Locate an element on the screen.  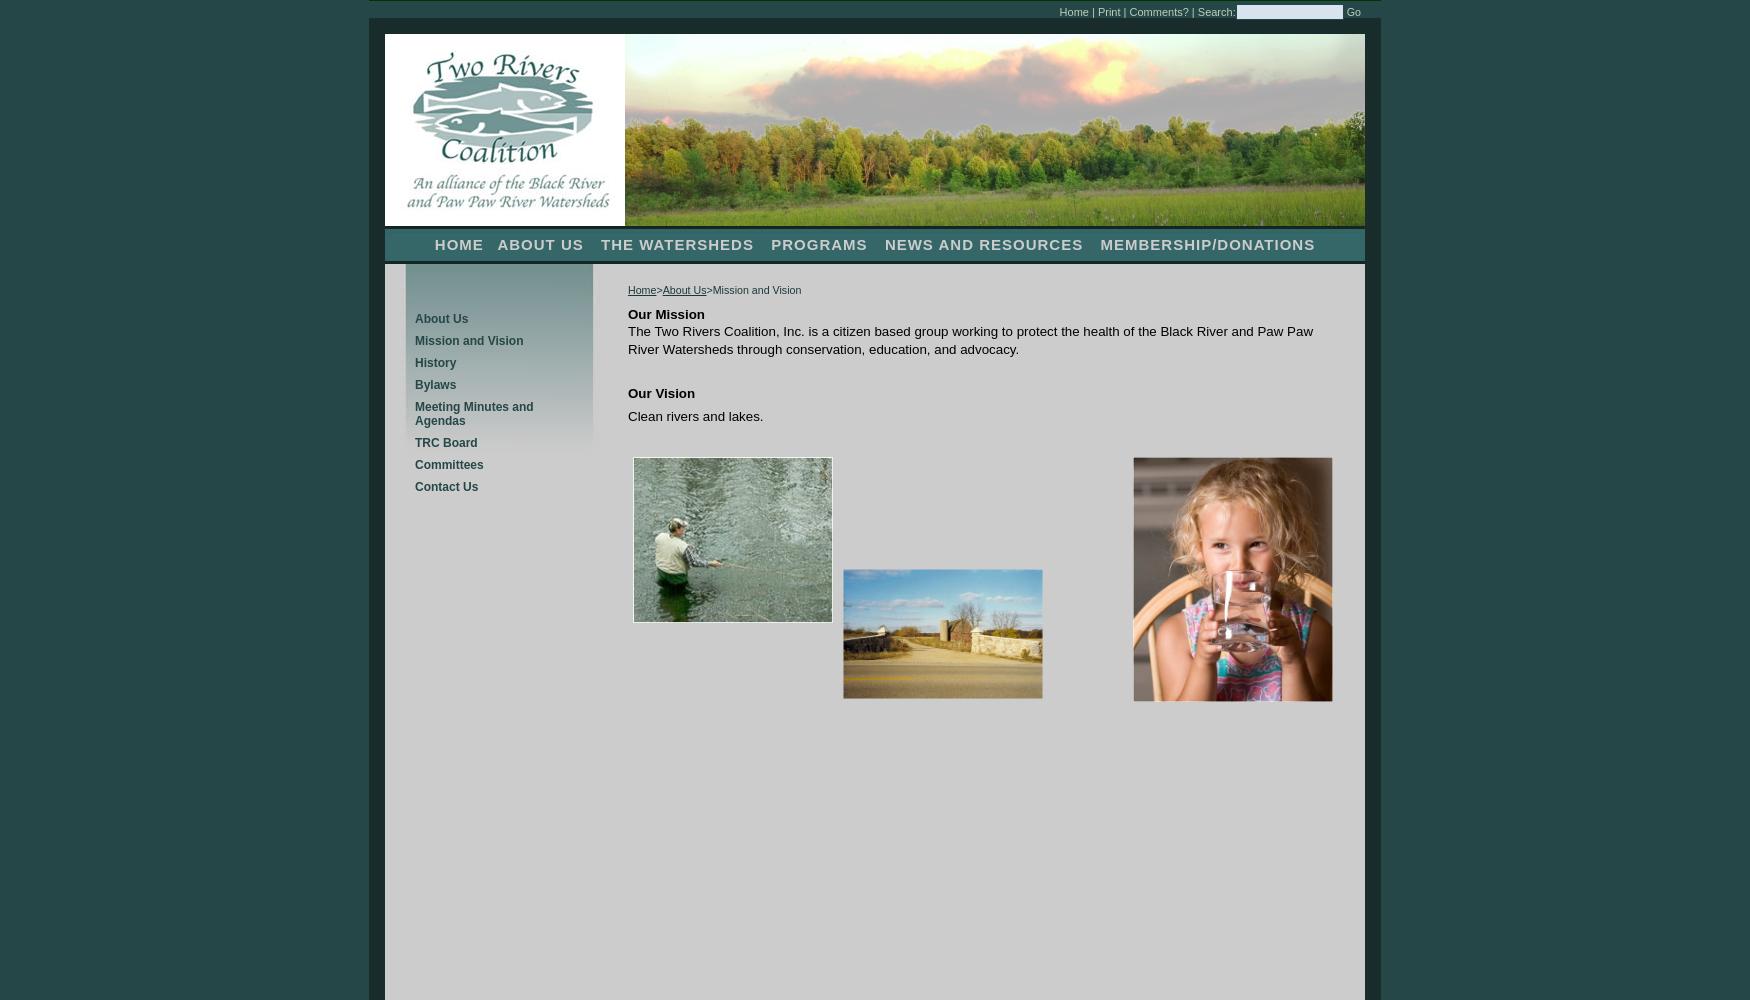
'Lake Associations' is located at coordinates (53, 80).